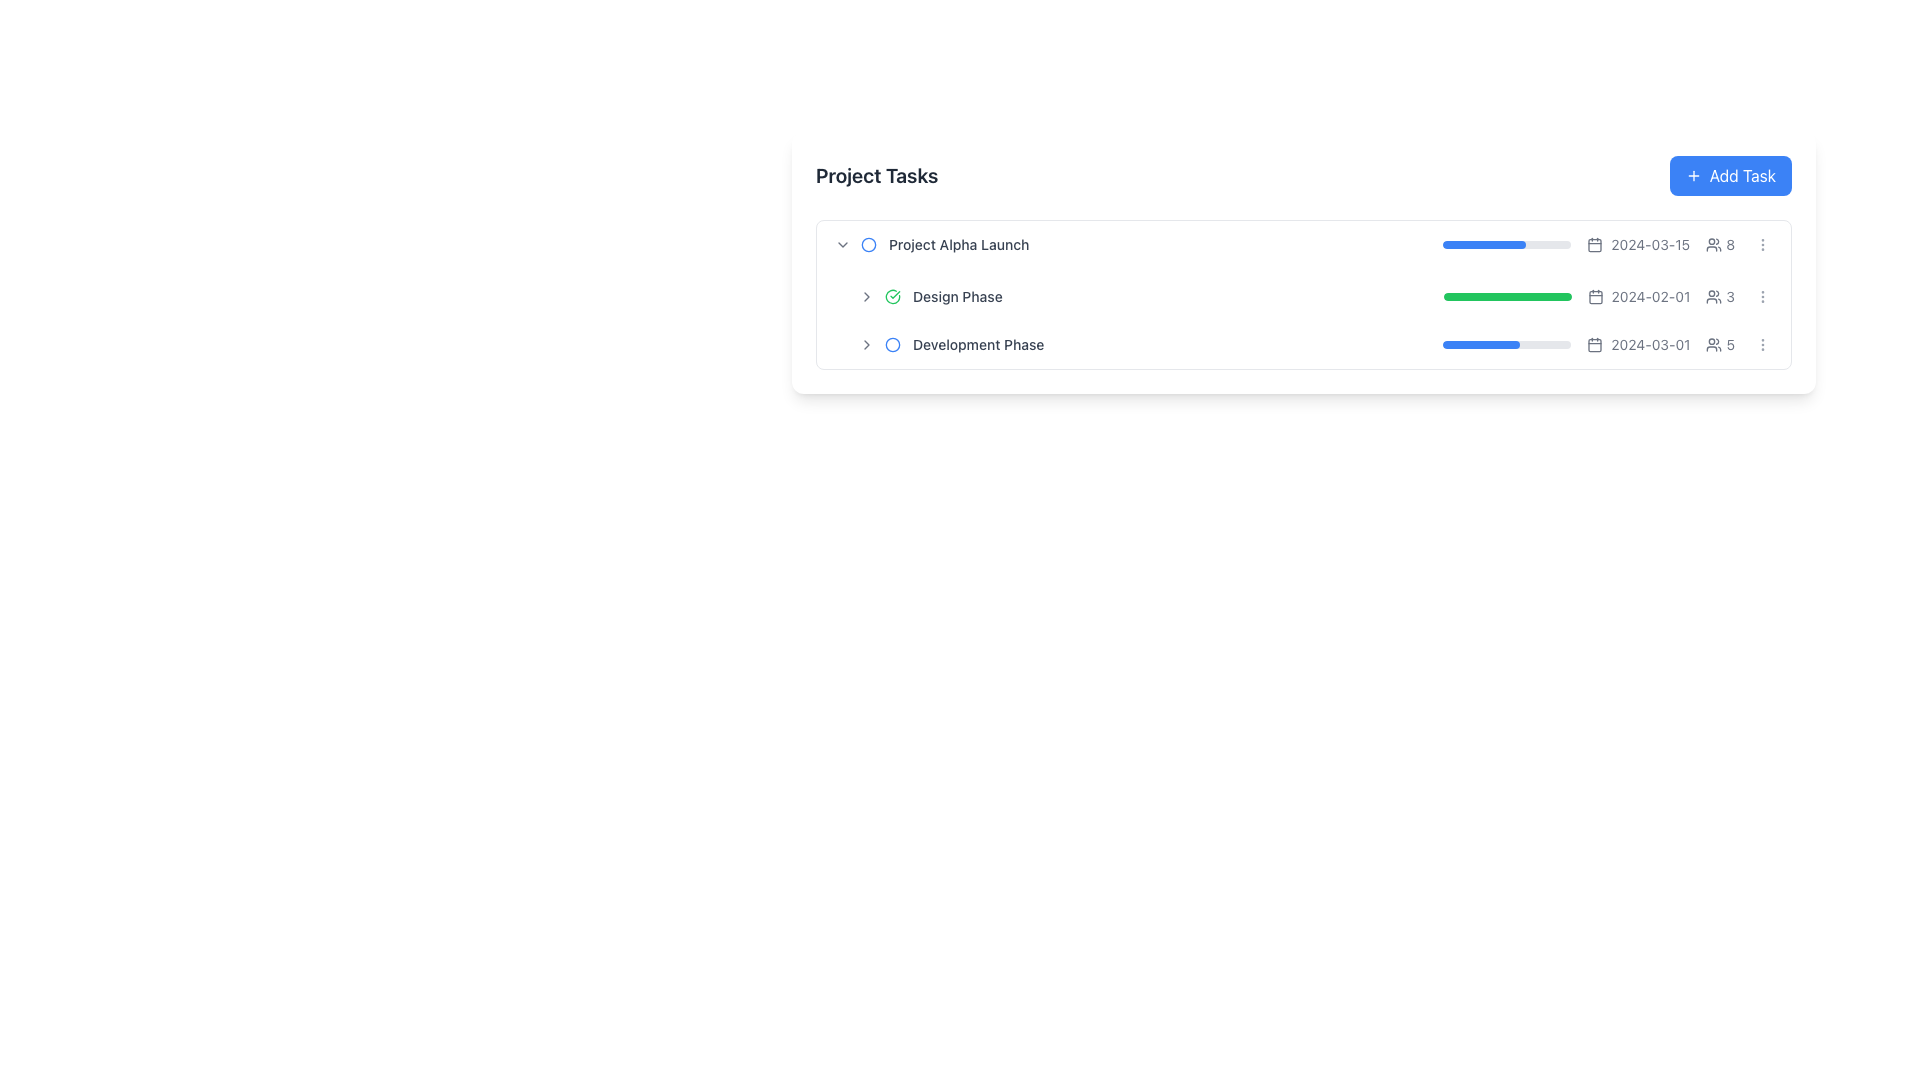 The image size is (1920, 1080). What do you see at coordinates (867, 343) in the screenshot?
I see `the chevron icon adjacent to the 'Development Phase' label in the 'Project Tasks' list` at bounding box center [867, 343].